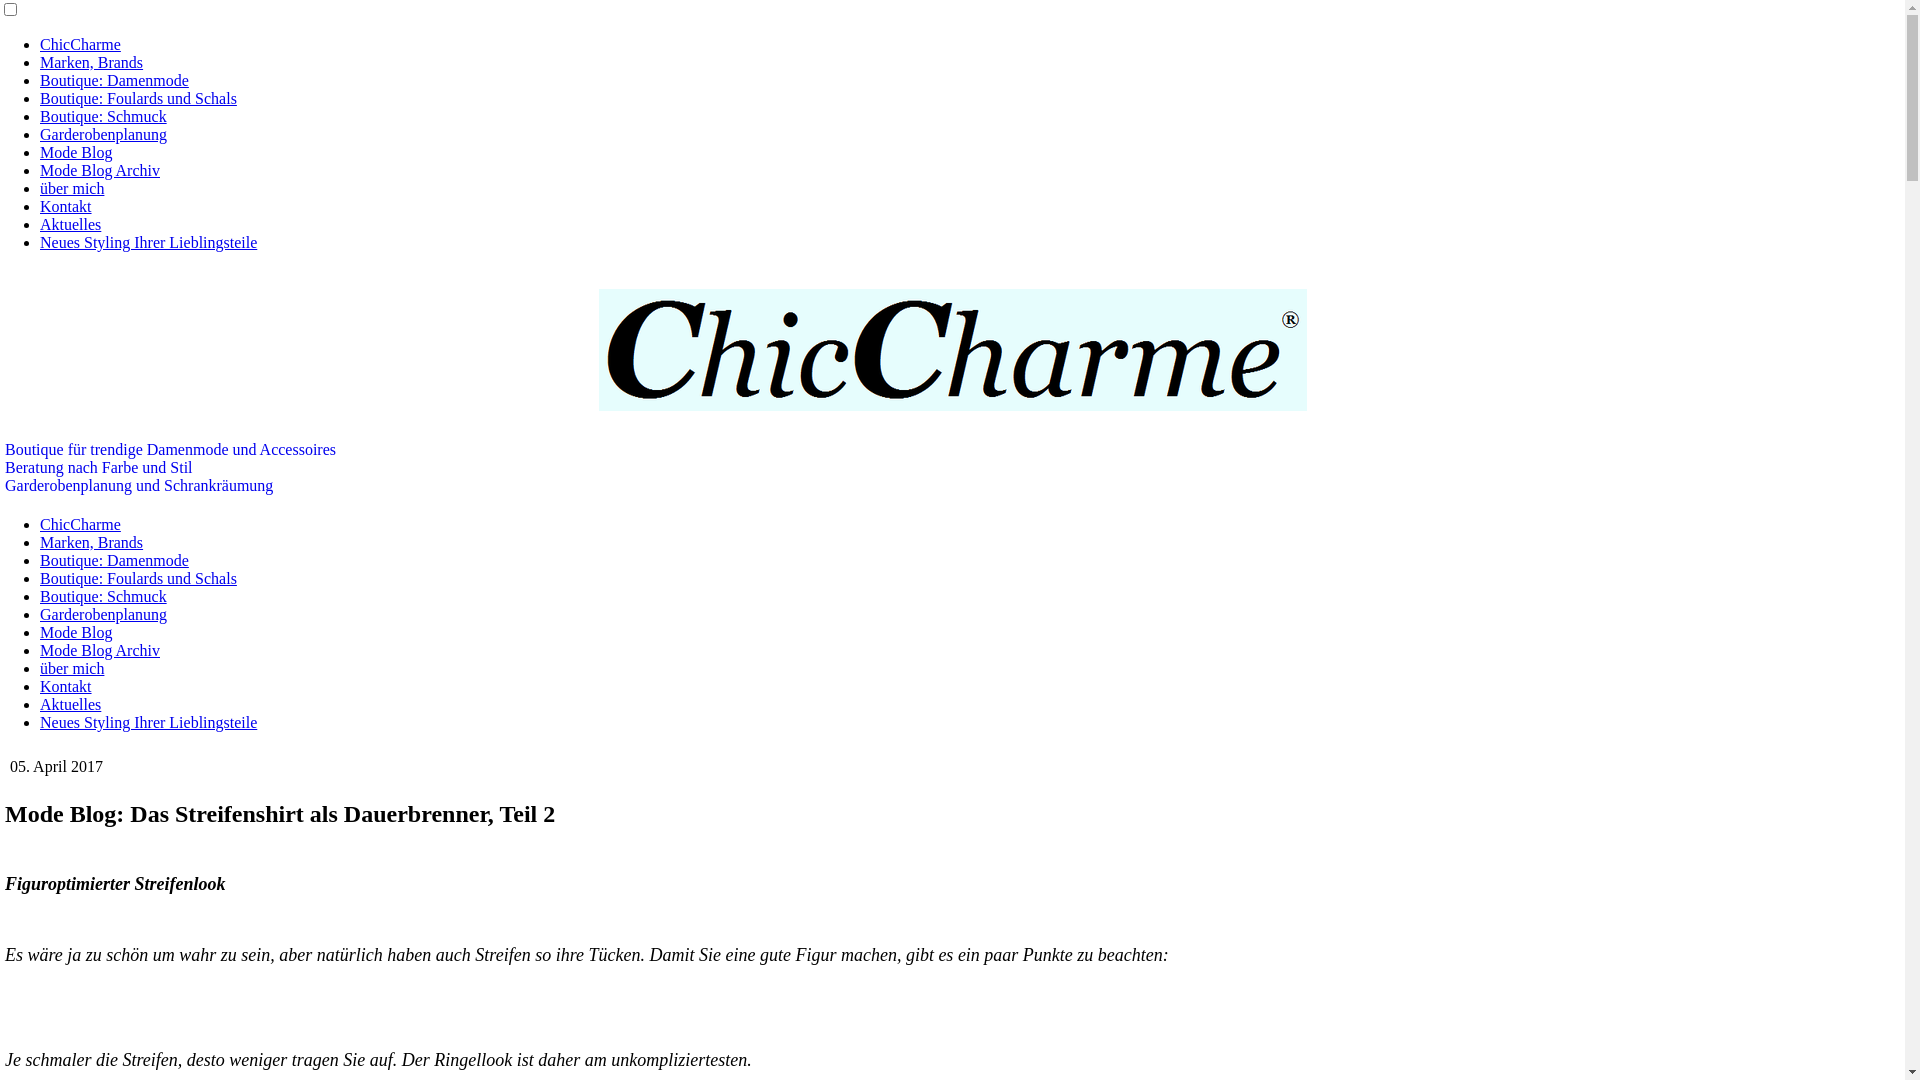  I want to click on 'Kontakt', so click(66, 206).